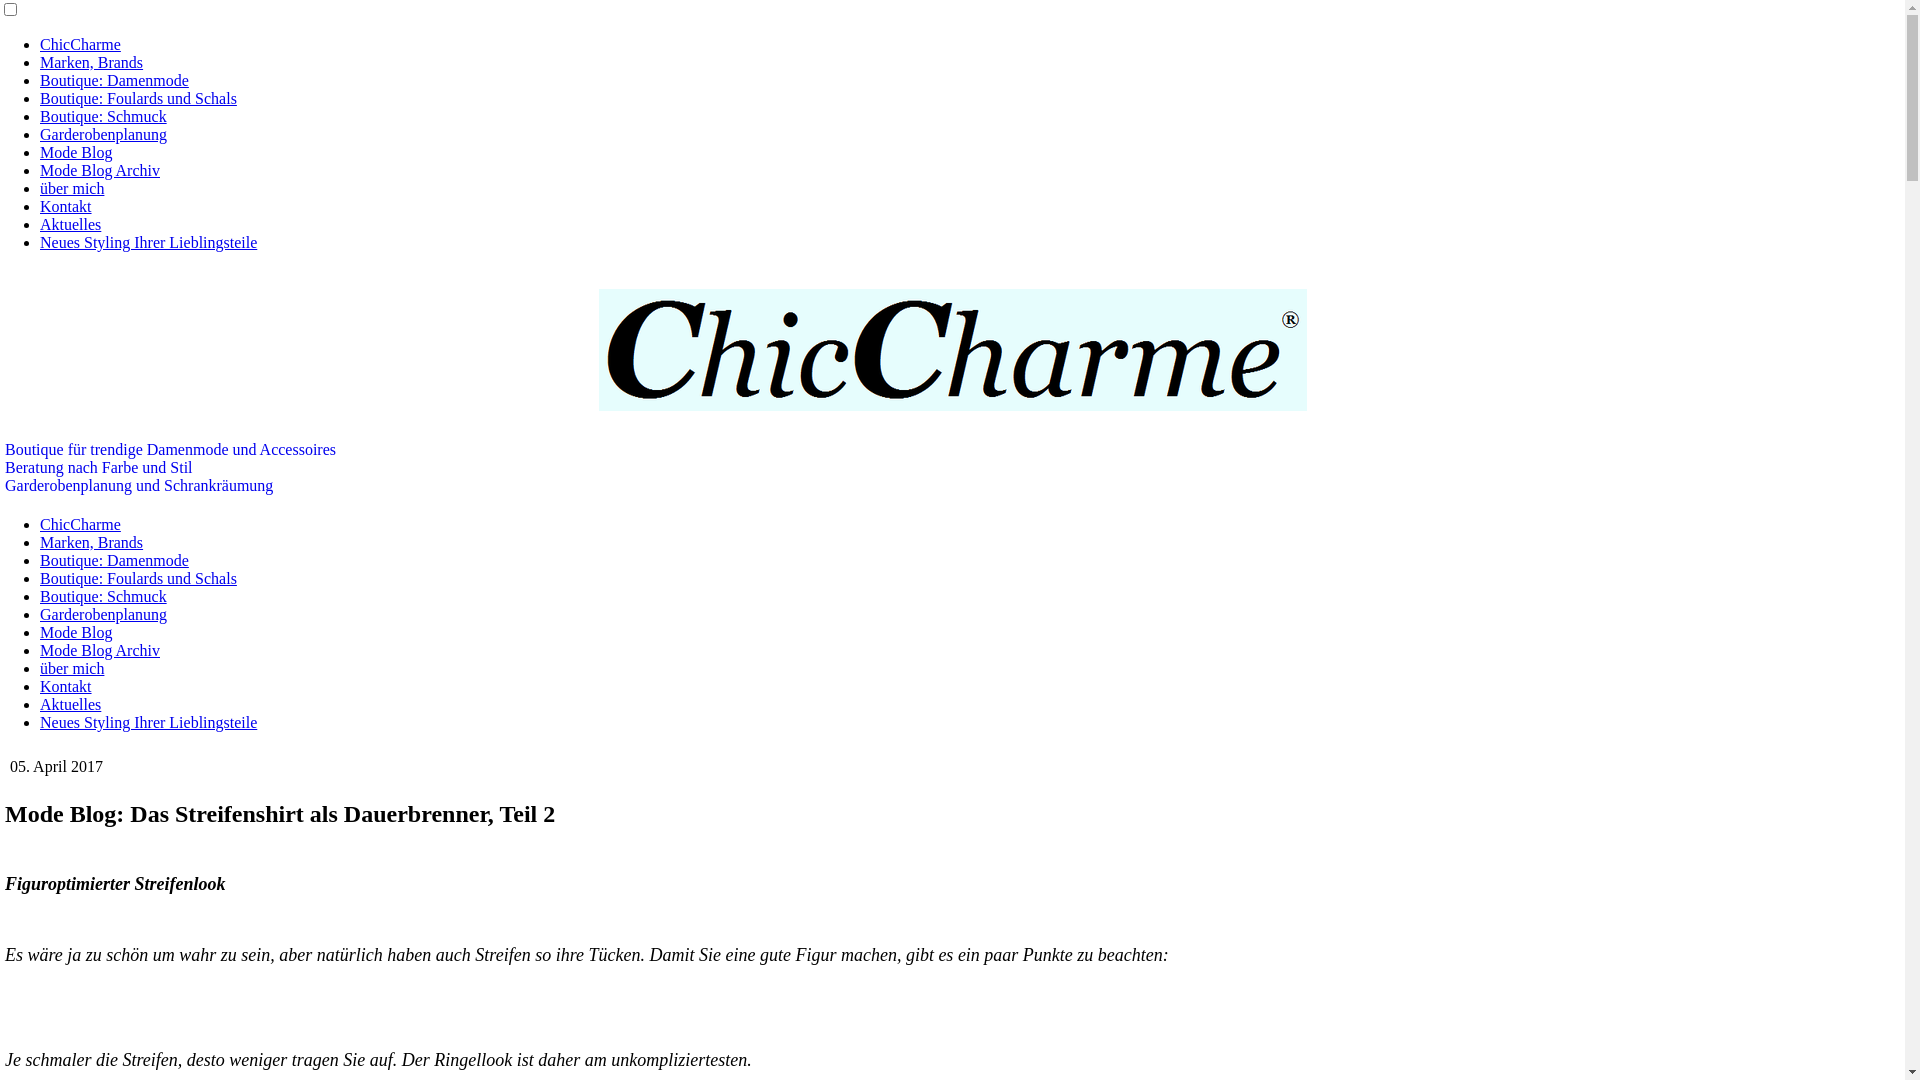  I want to click on 'Kontakt', so click(66, 206).